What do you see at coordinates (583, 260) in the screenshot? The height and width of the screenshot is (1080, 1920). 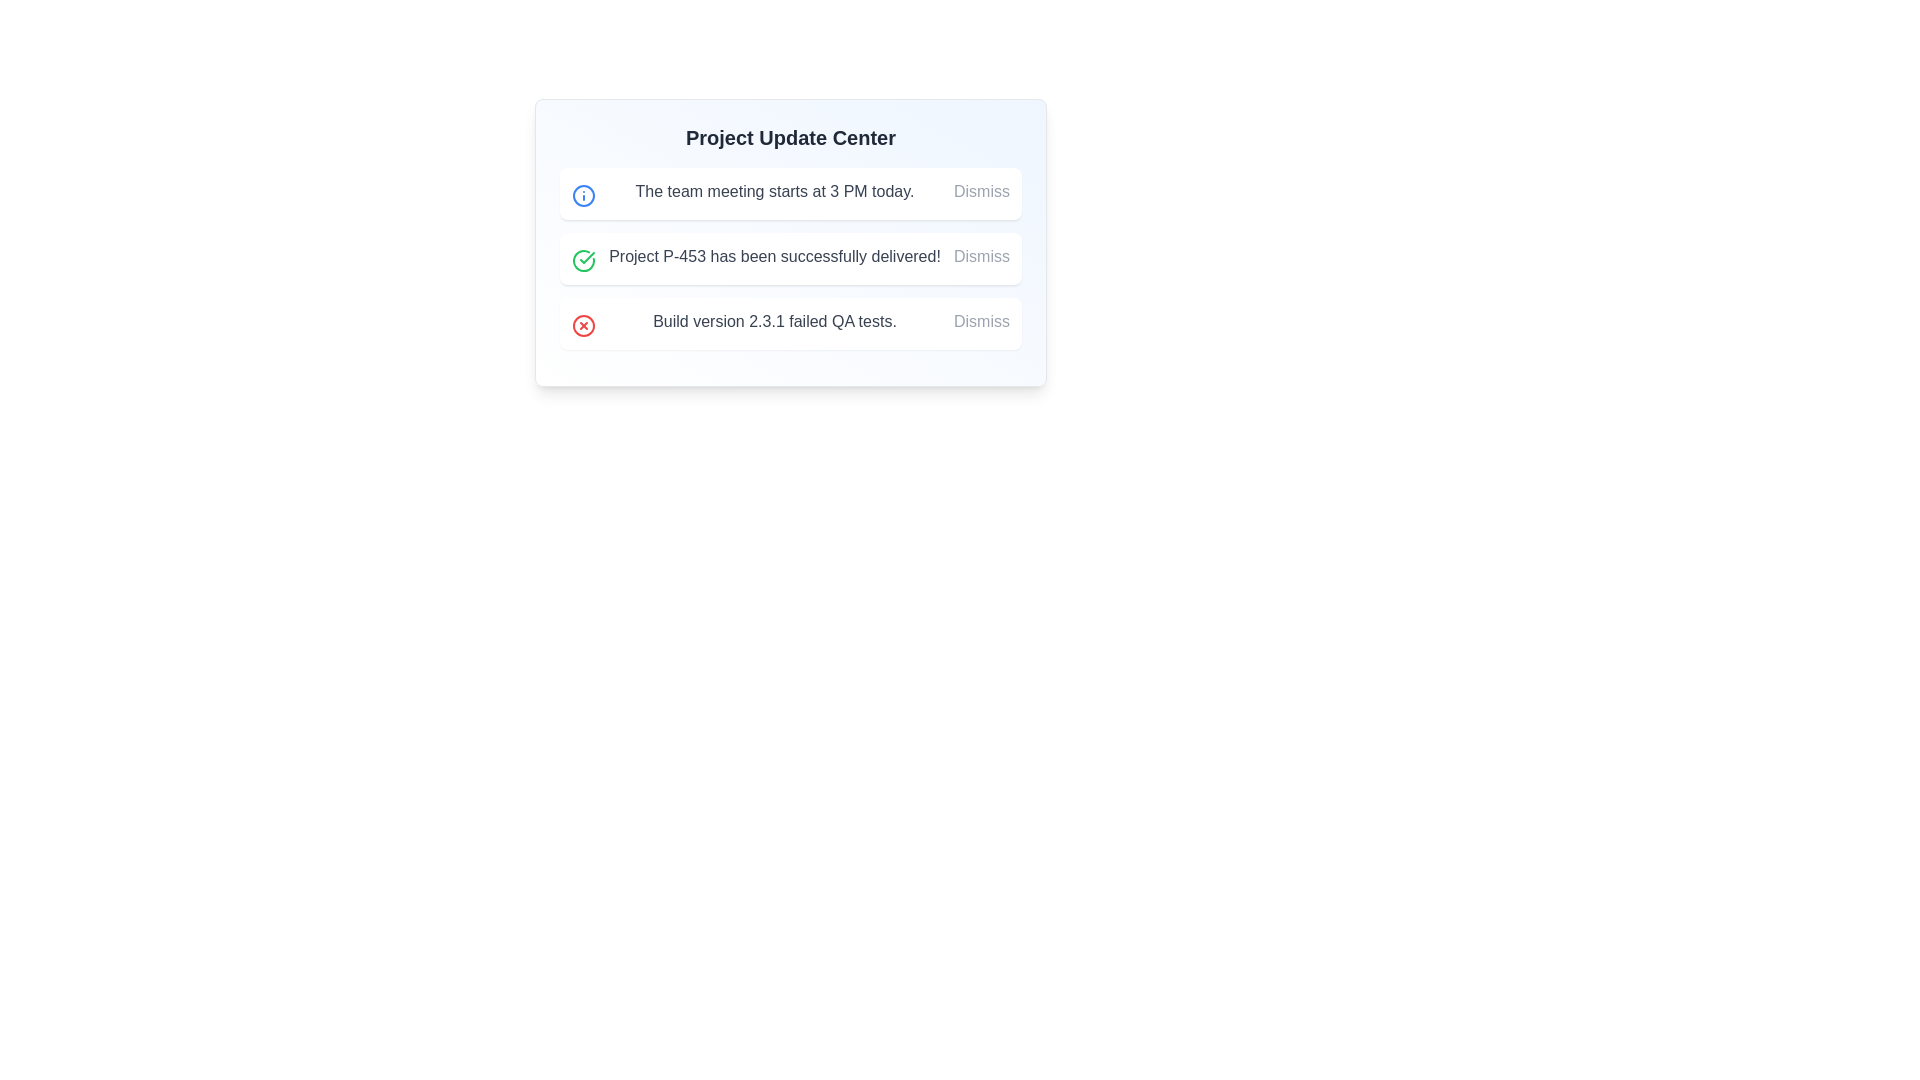 I see `the success icon that represents the confirmation of the notification stating 'Project P-453 has been successfully delivered!', located in the left section of the middle notification row` at bounding box center [583, 260].